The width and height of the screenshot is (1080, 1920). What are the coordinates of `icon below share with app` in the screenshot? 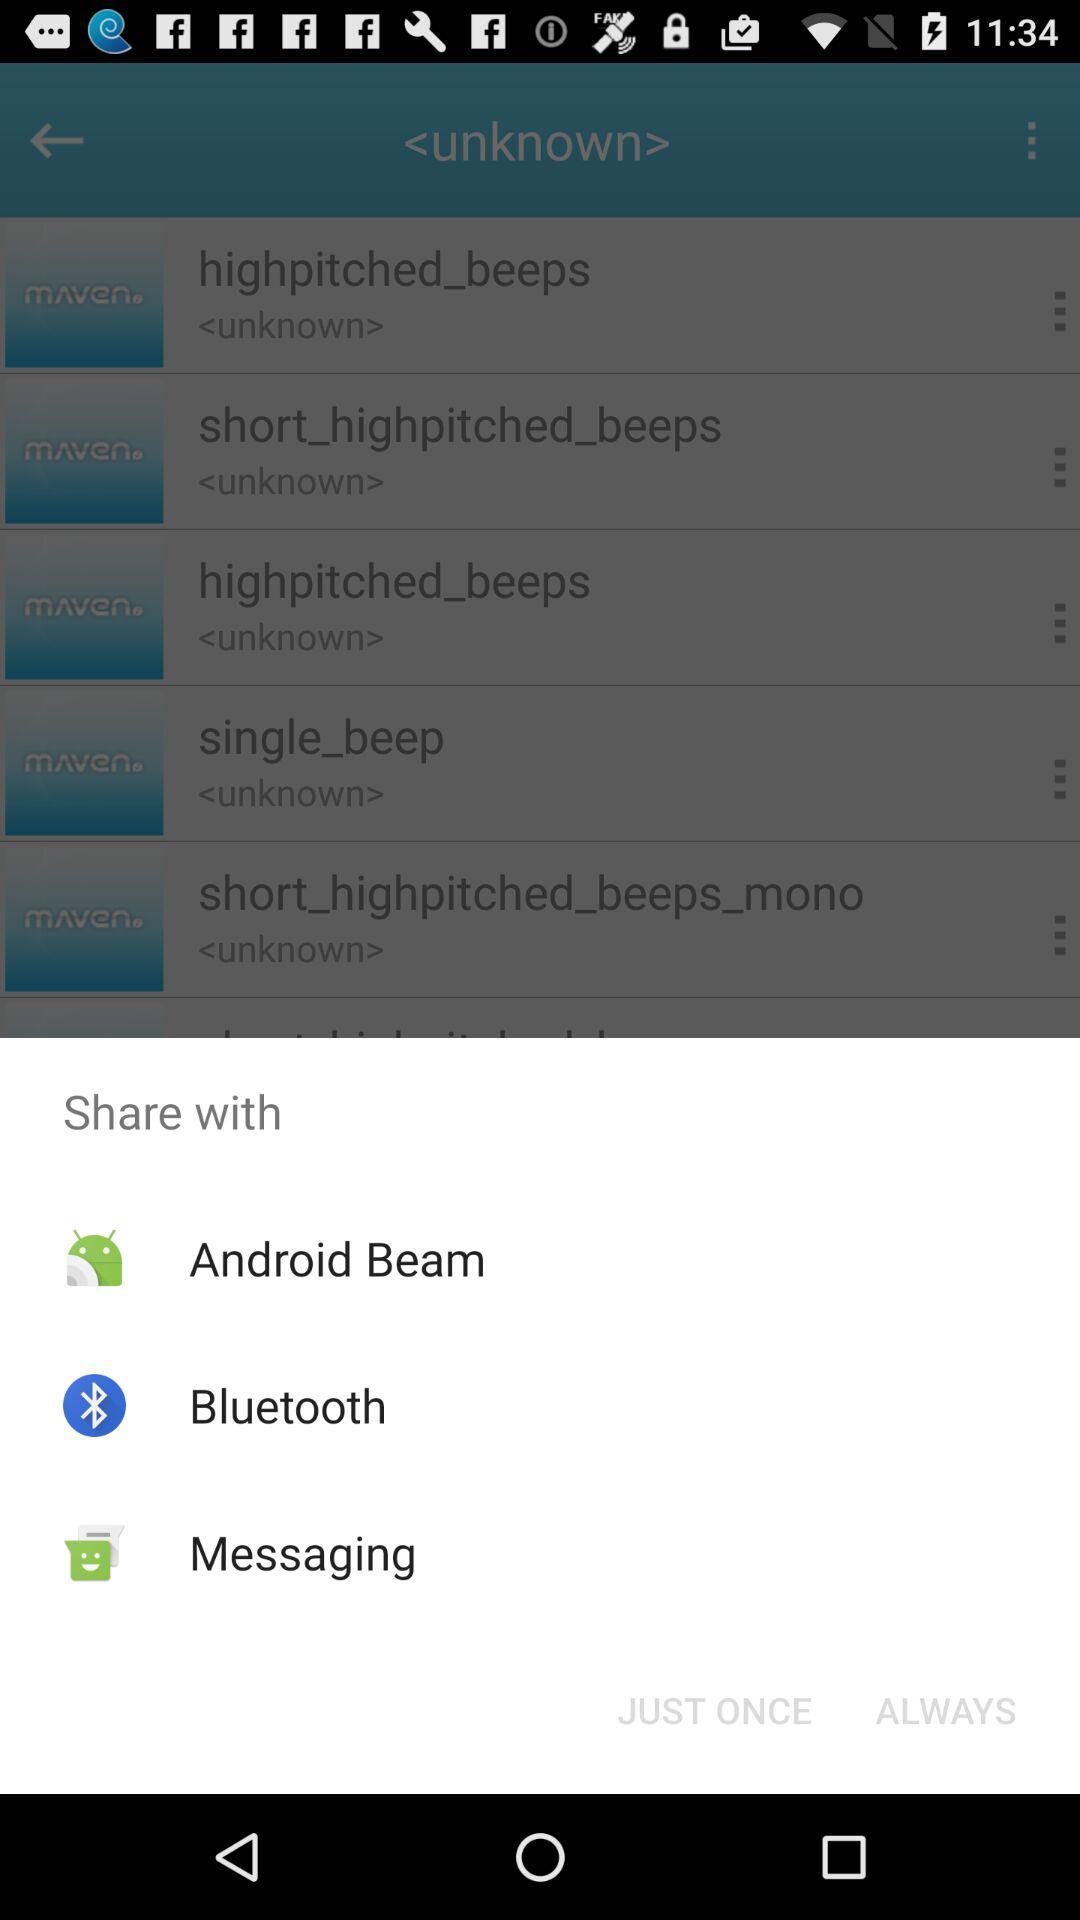 It's located at (336, 1257).